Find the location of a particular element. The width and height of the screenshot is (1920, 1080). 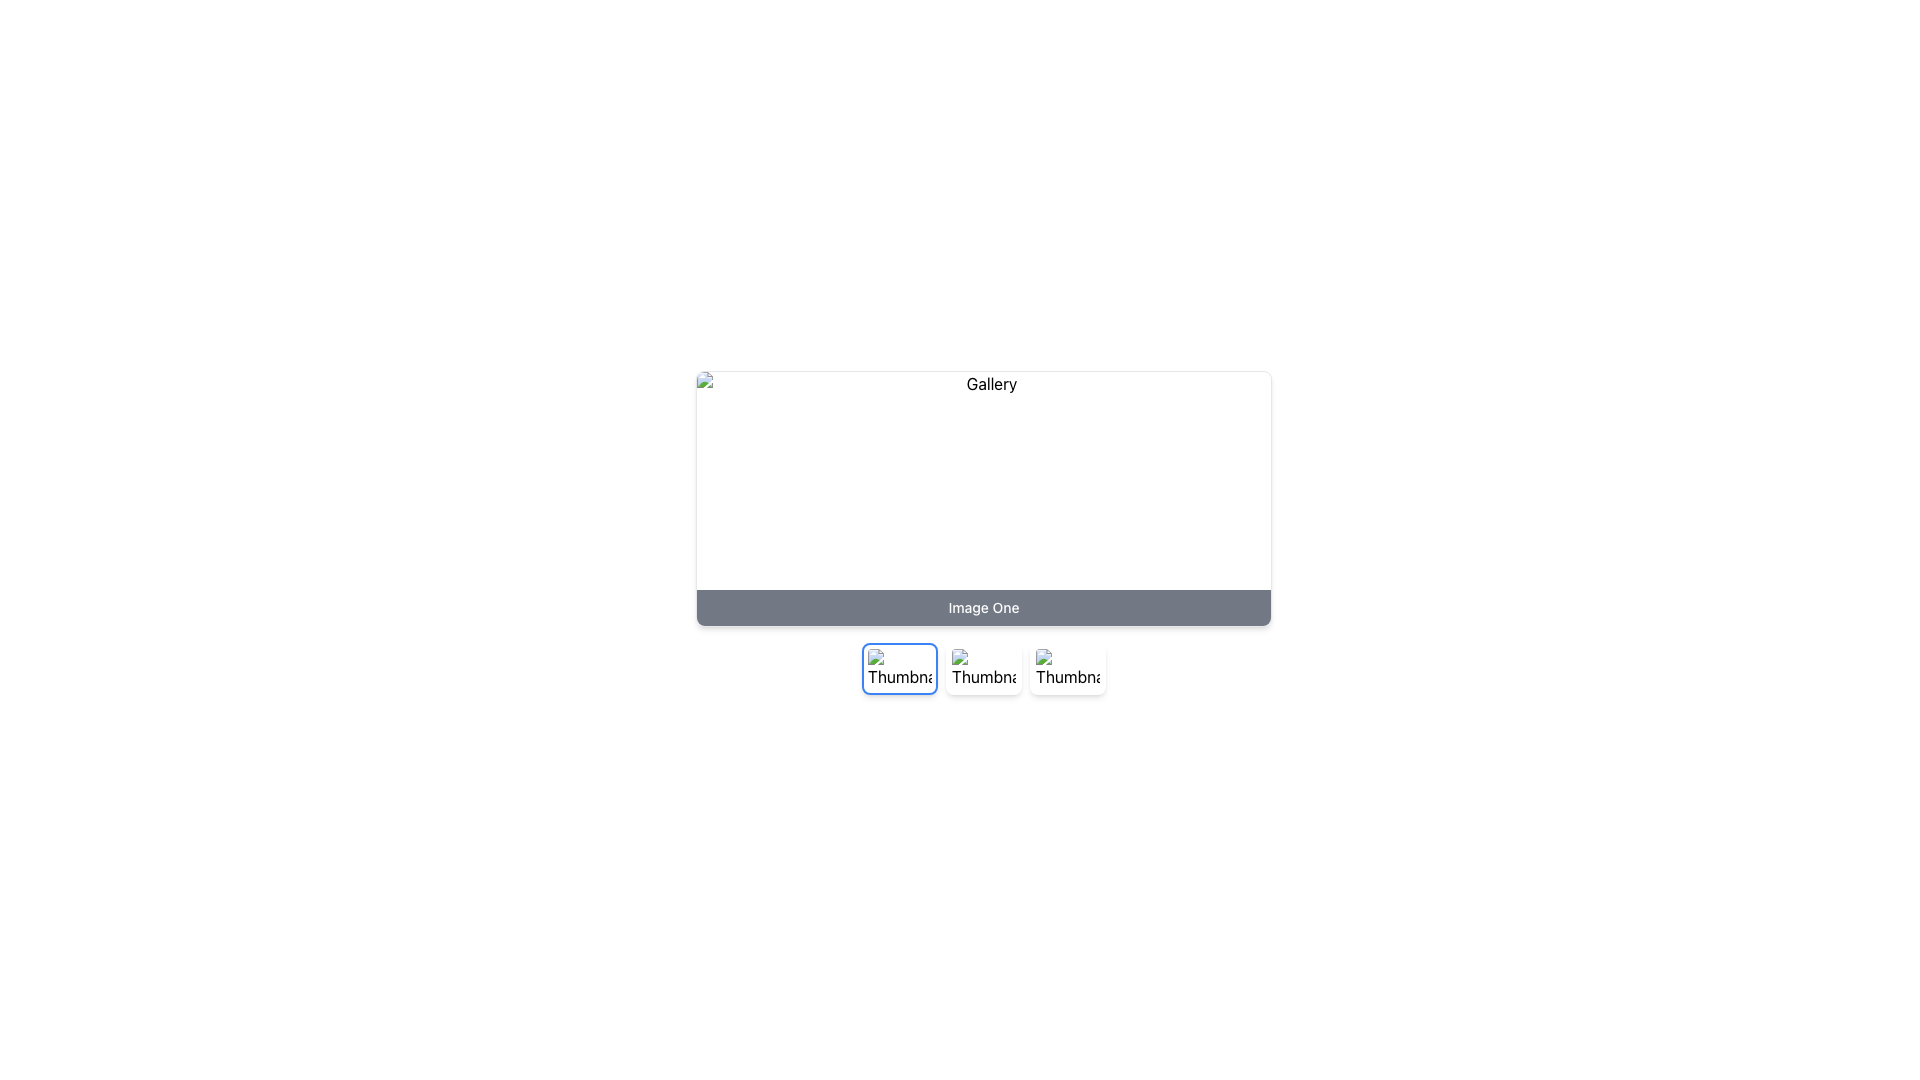

displayed text from the footer-like Text Label with a gray background that shows 'Image One' in white, centered and bold is located at coordinates (983, 607).